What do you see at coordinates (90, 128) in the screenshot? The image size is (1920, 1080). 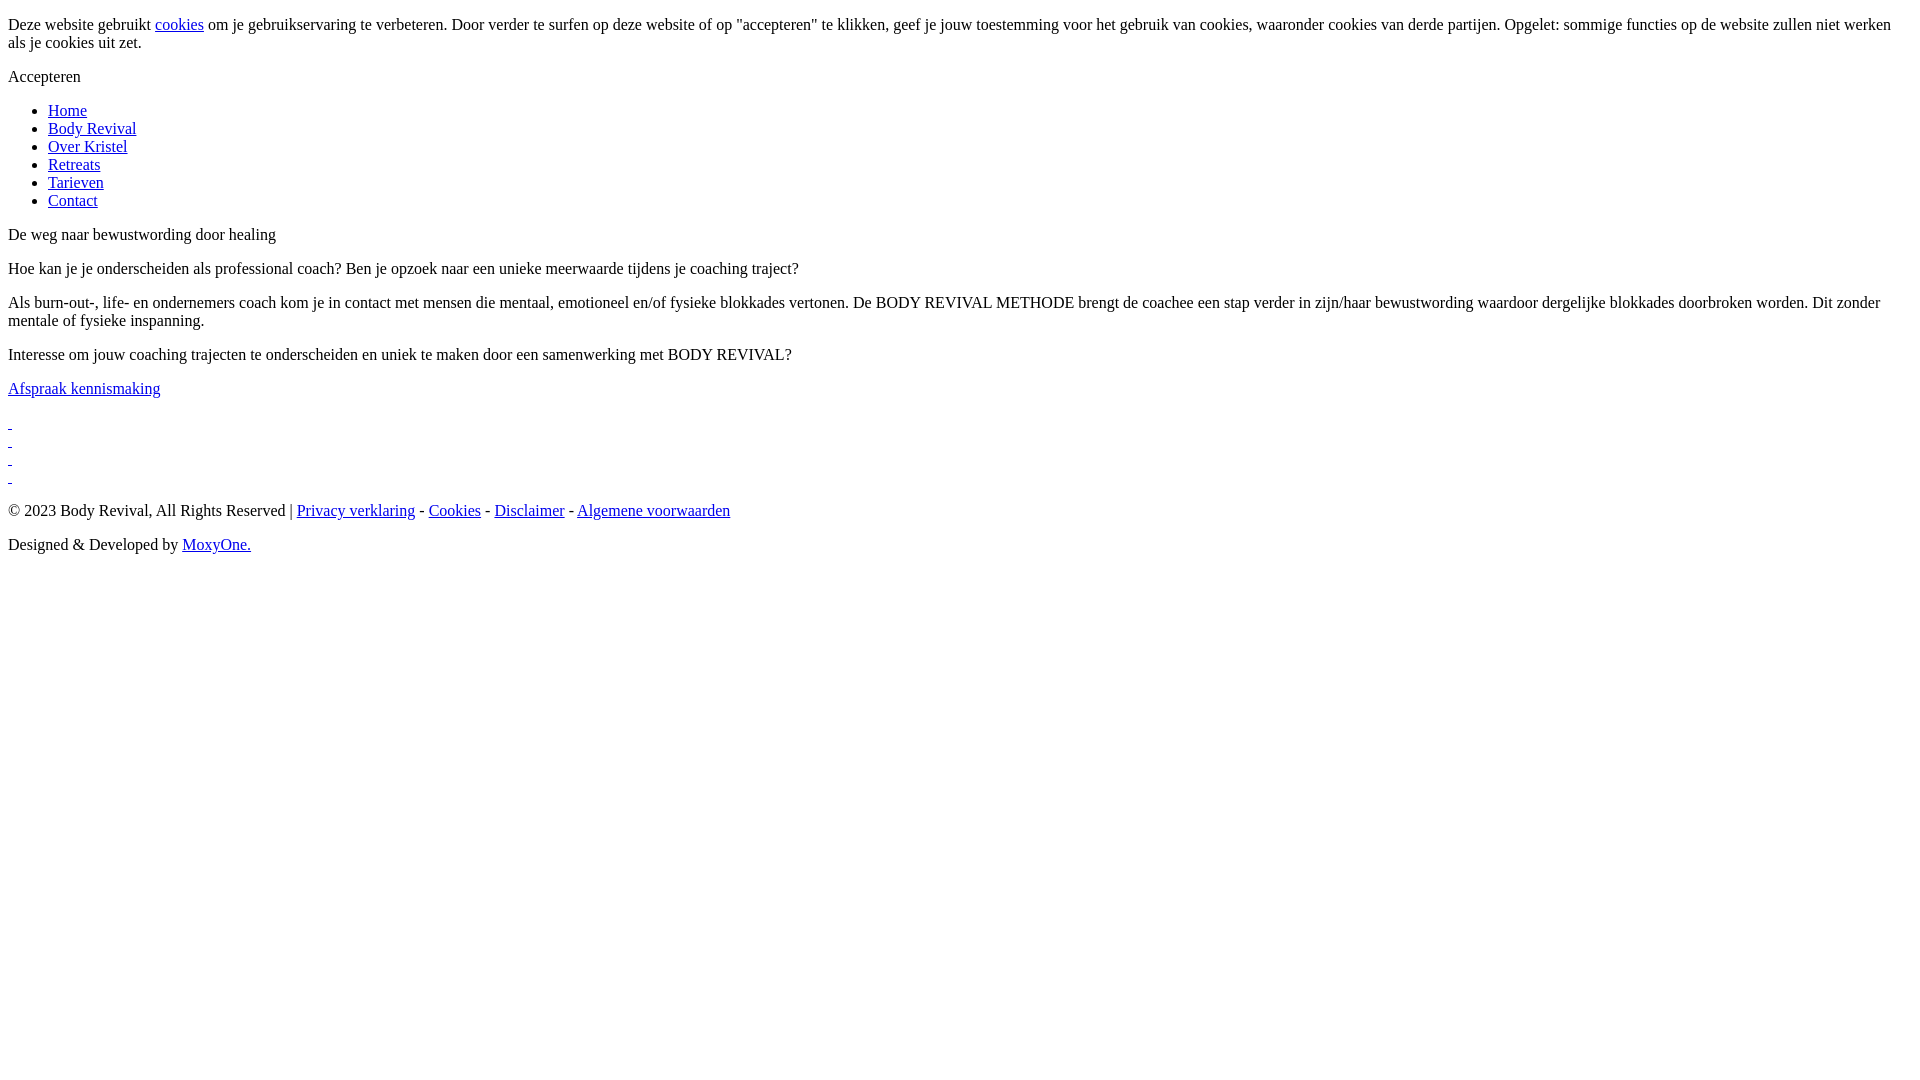 I see `'Body Revival'` at bounding box center [90, 128].